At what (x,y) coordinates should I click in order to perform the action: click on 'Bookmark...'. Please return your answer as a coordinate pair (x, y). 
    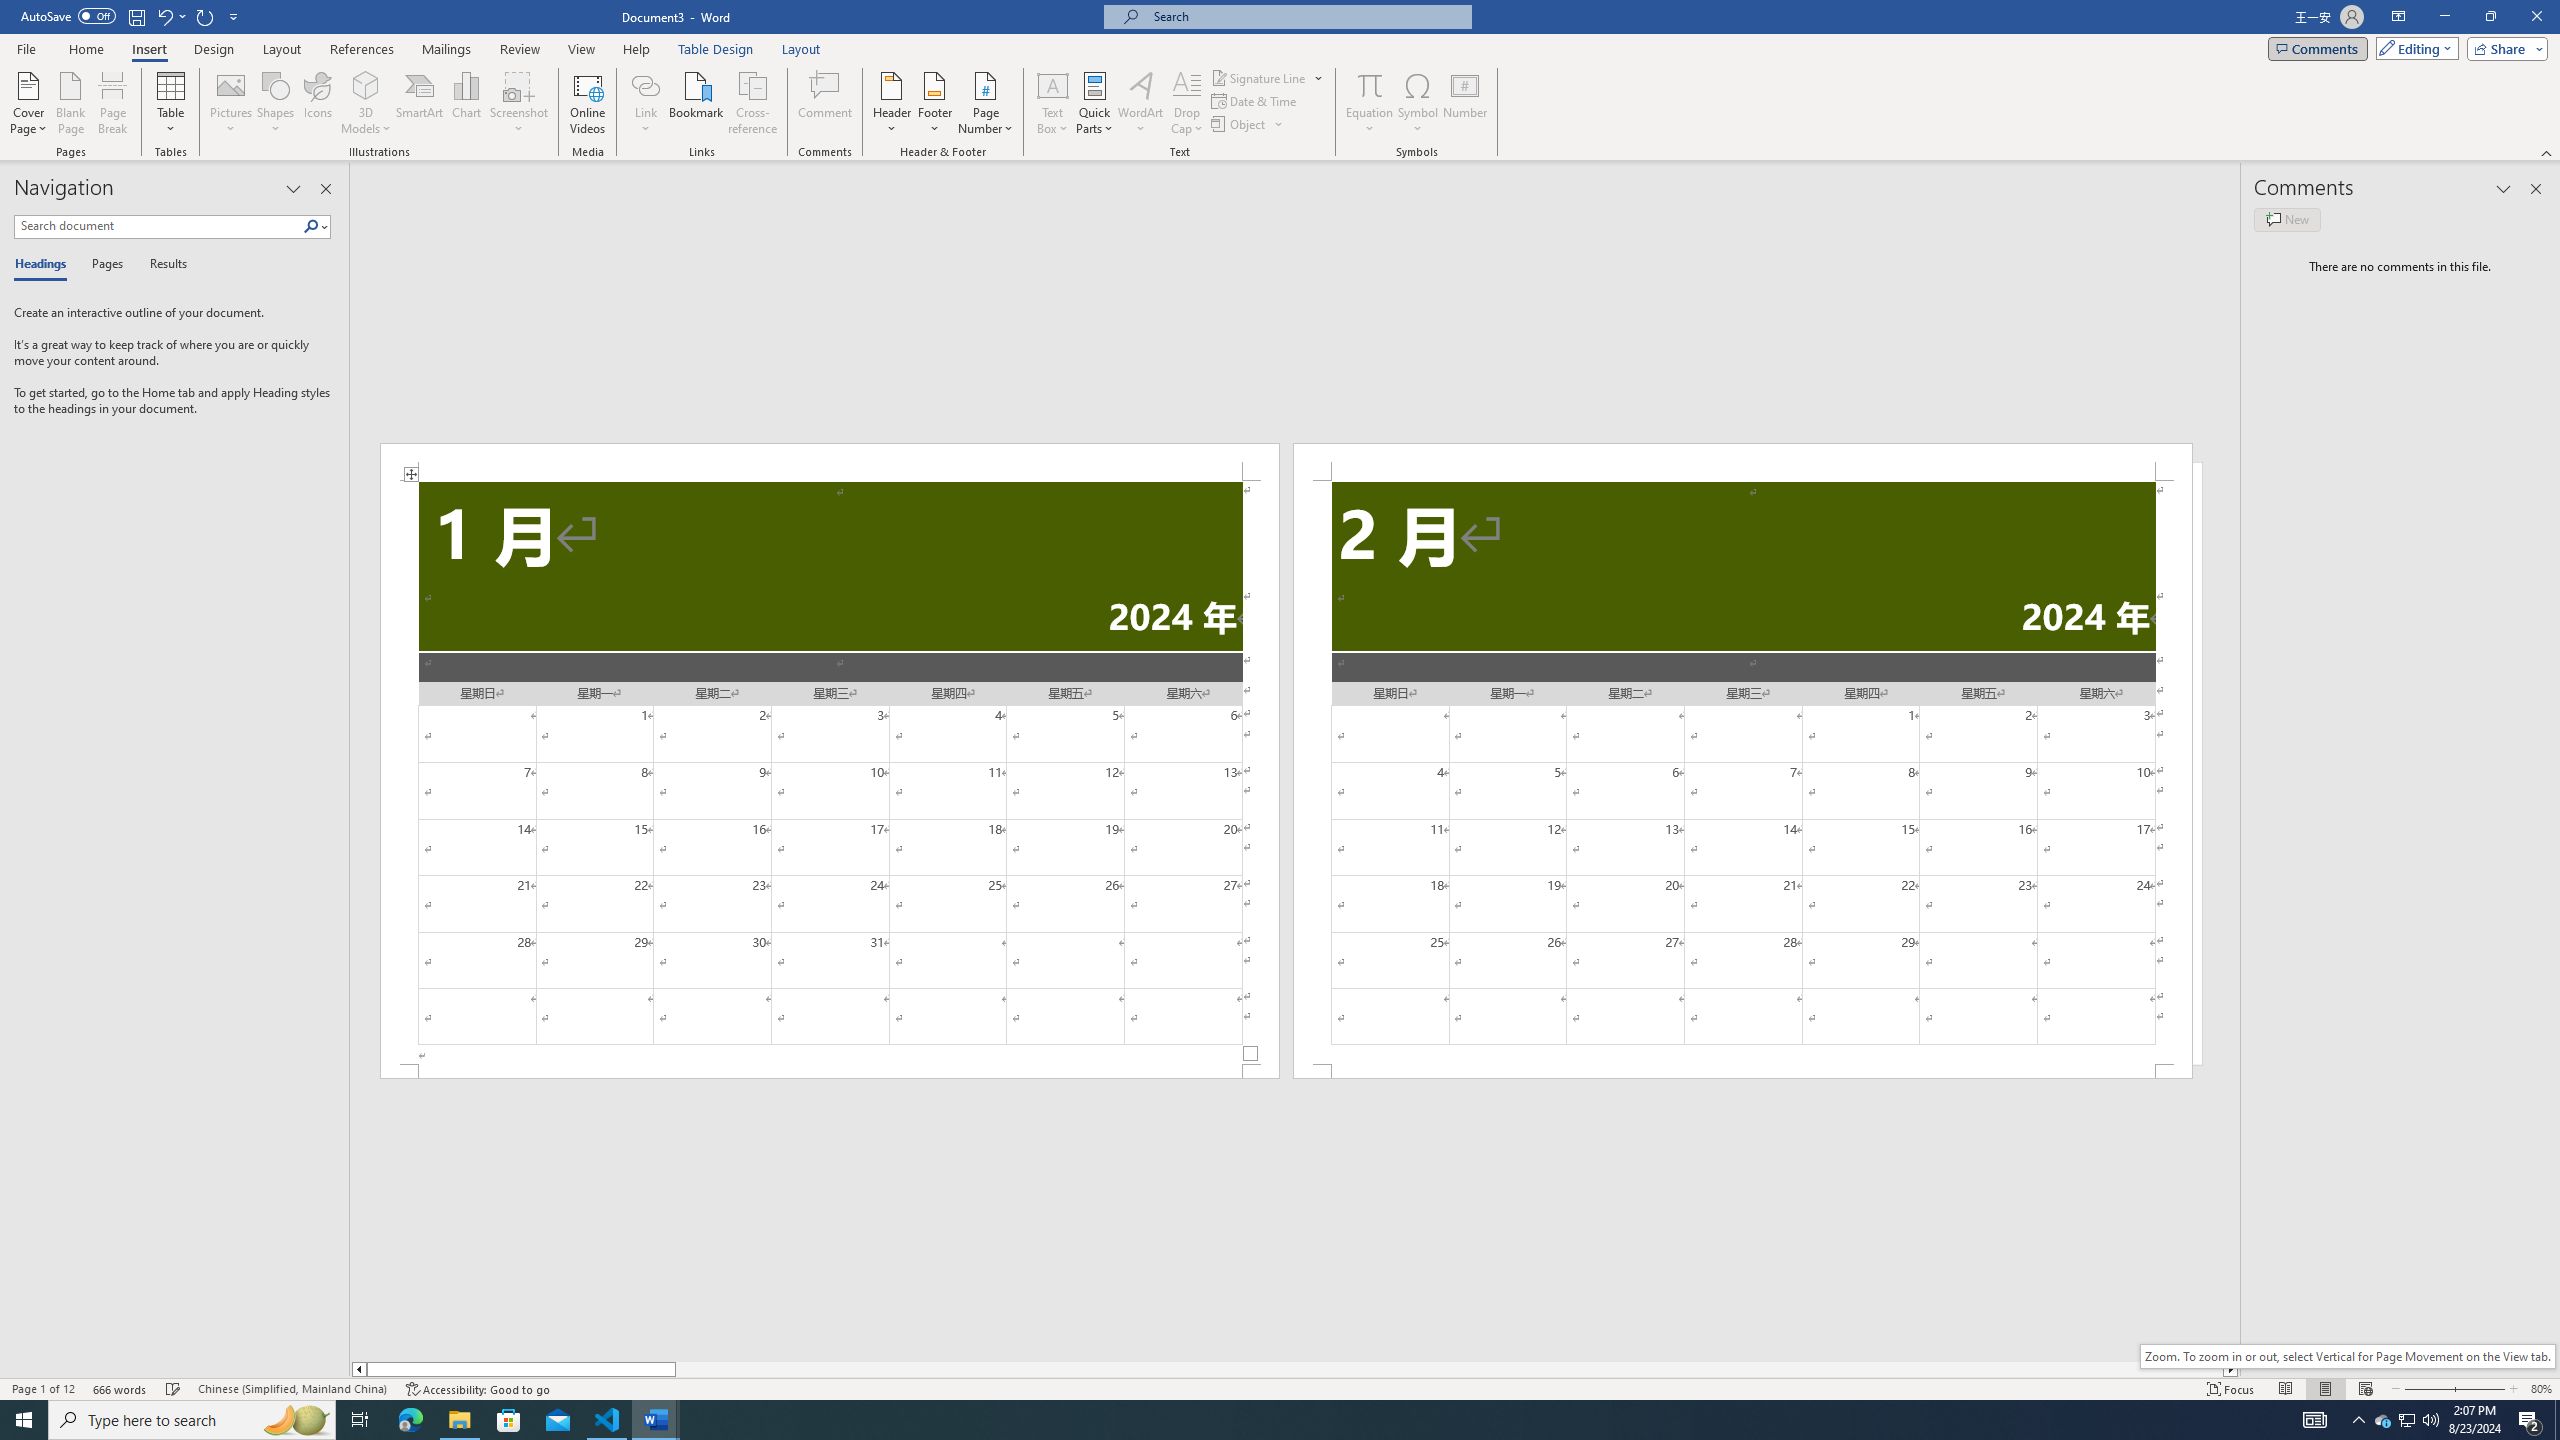
    Looking at the image, I should click on (697, 103).